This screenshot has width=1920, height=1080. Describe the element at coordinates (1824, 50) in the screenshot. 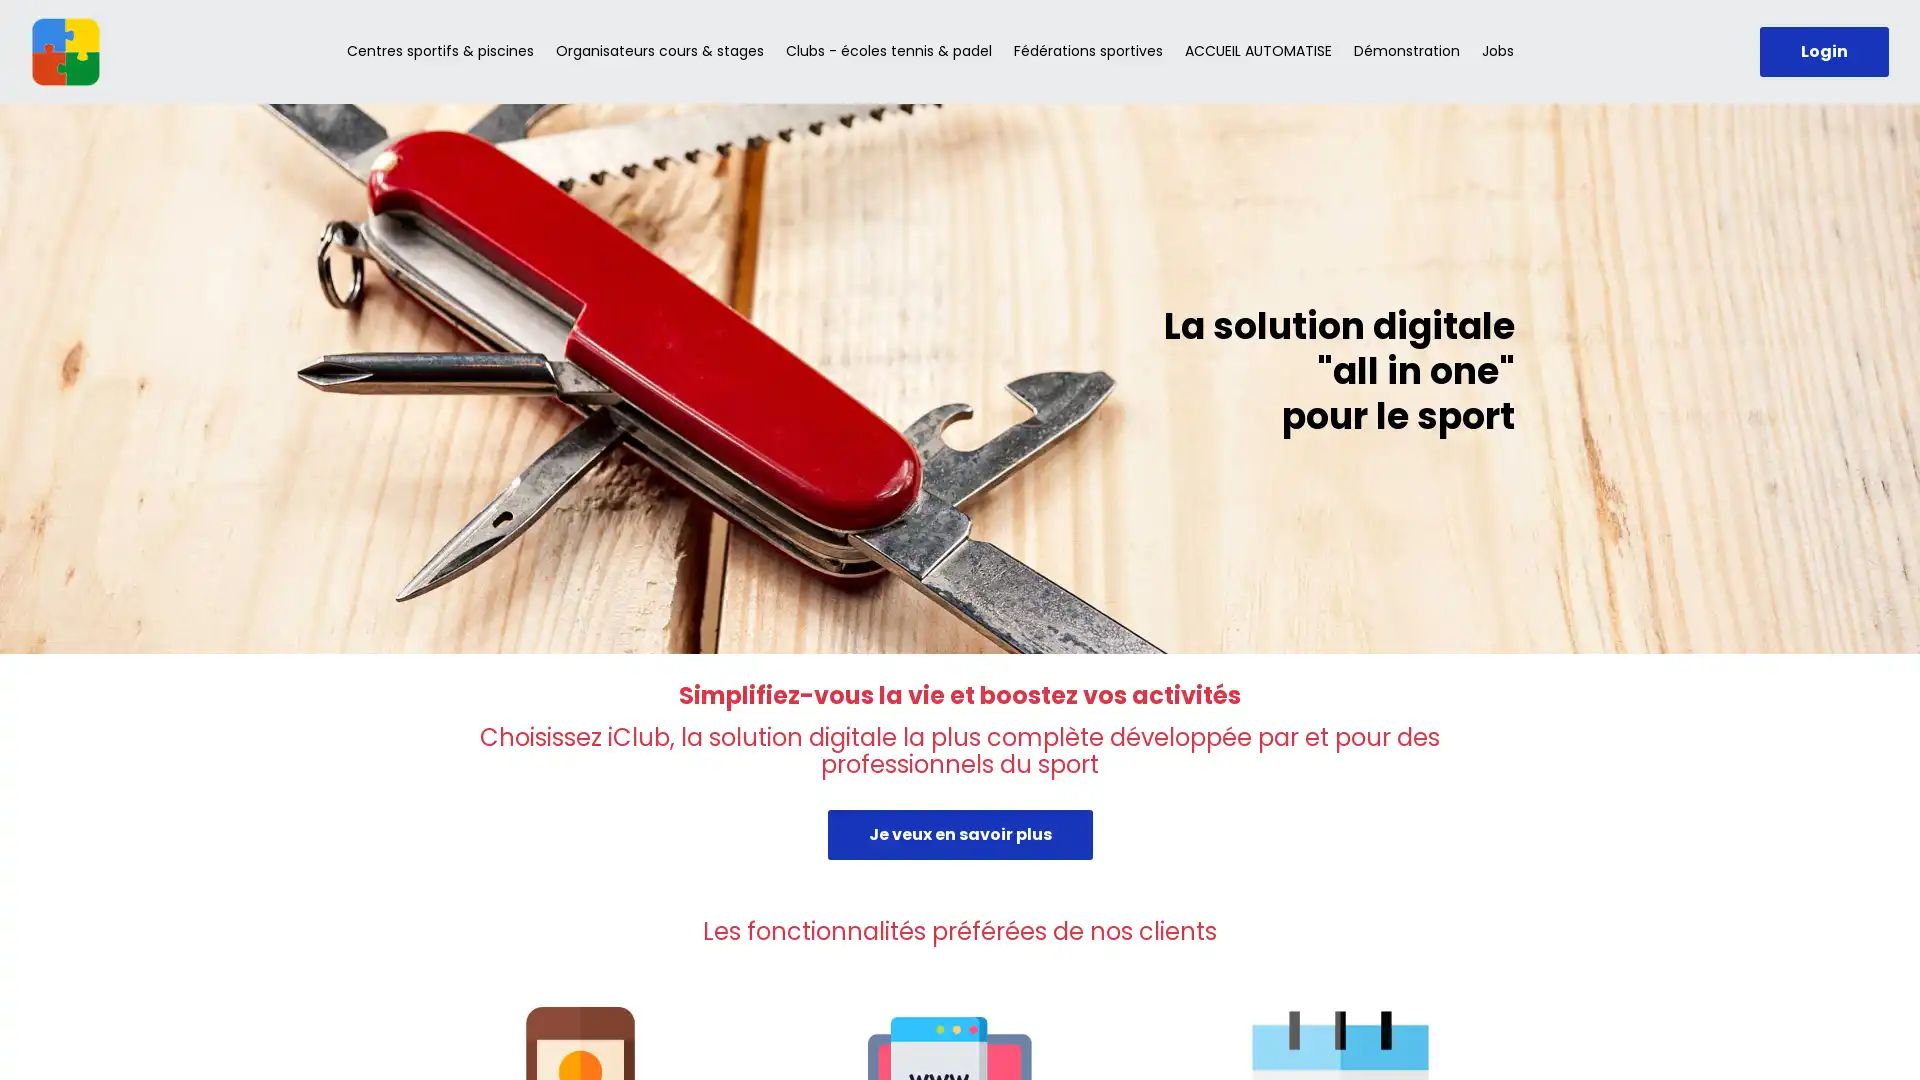

I see `Login` at that location.